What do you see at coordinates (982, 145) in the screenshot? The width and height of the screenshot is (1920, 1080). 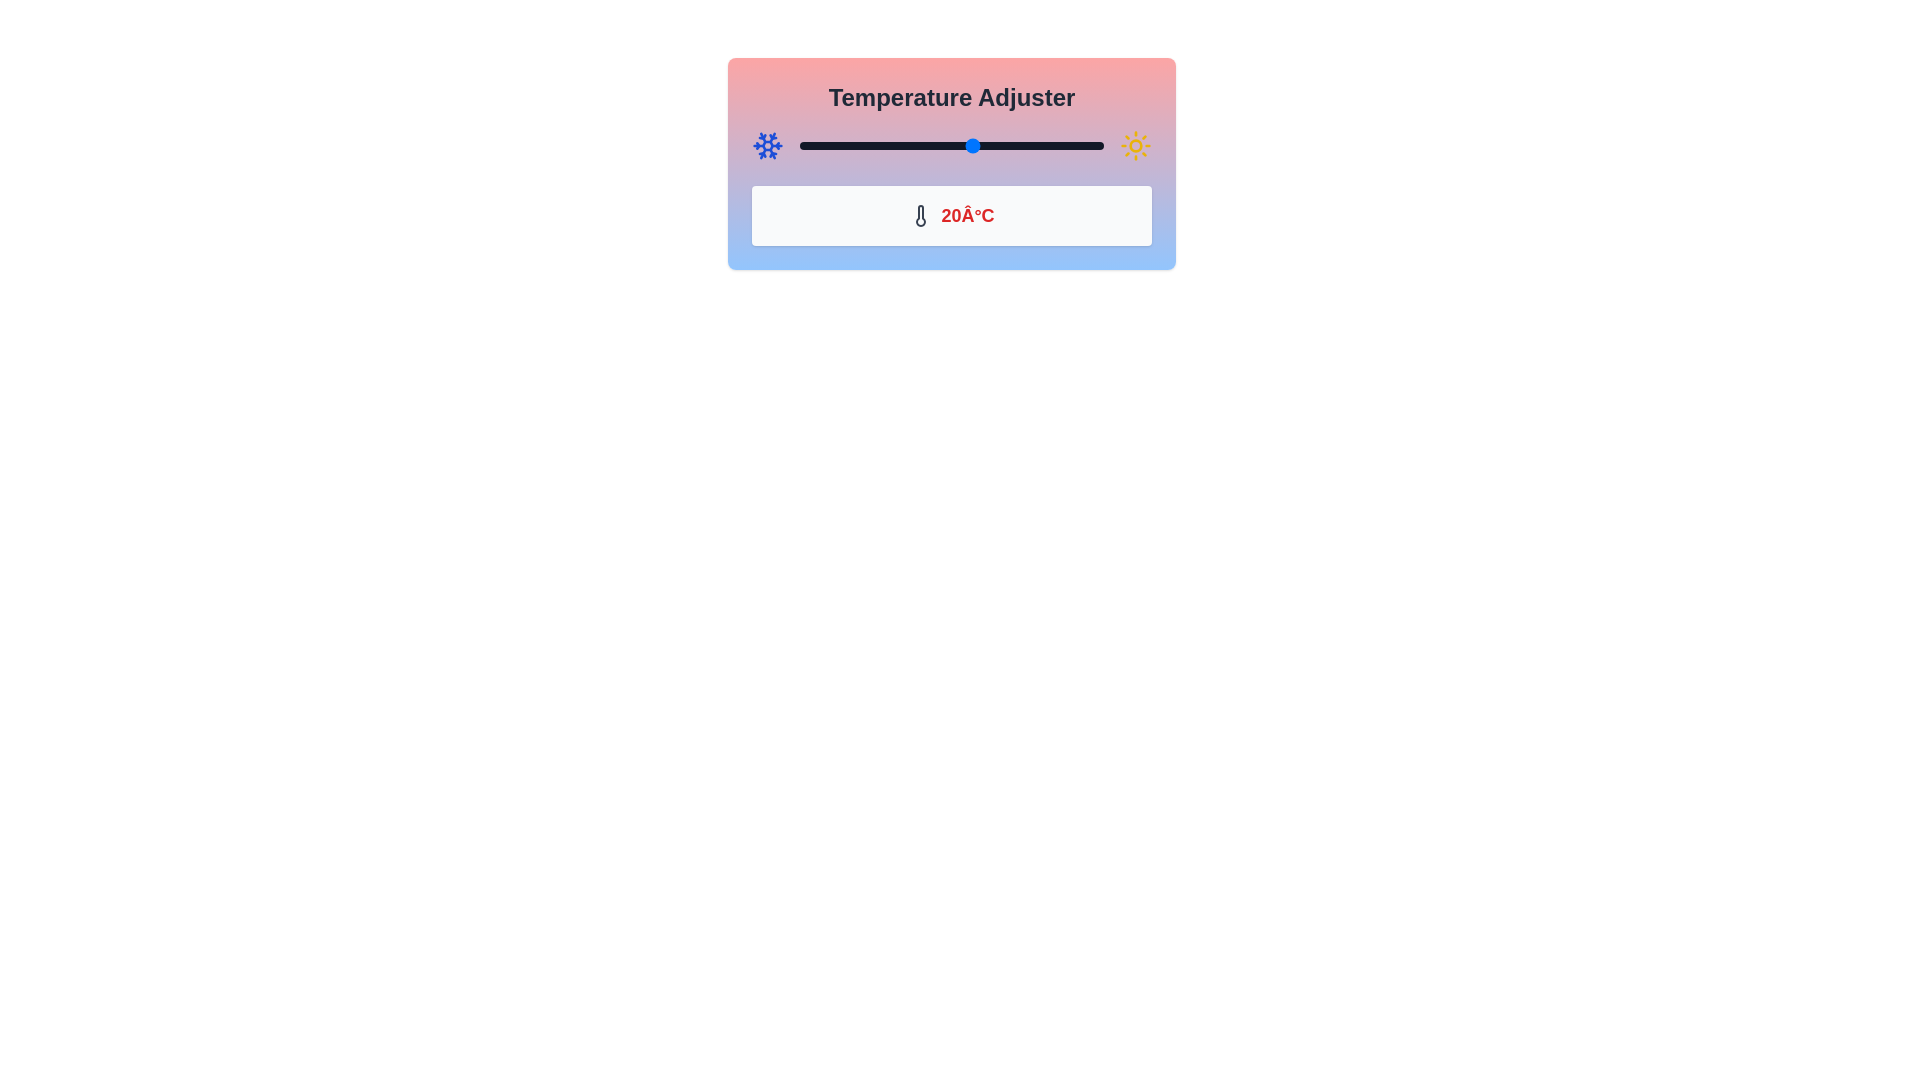 I see `the temperature to 22°C using the slider` at bounding box center [982, 145].